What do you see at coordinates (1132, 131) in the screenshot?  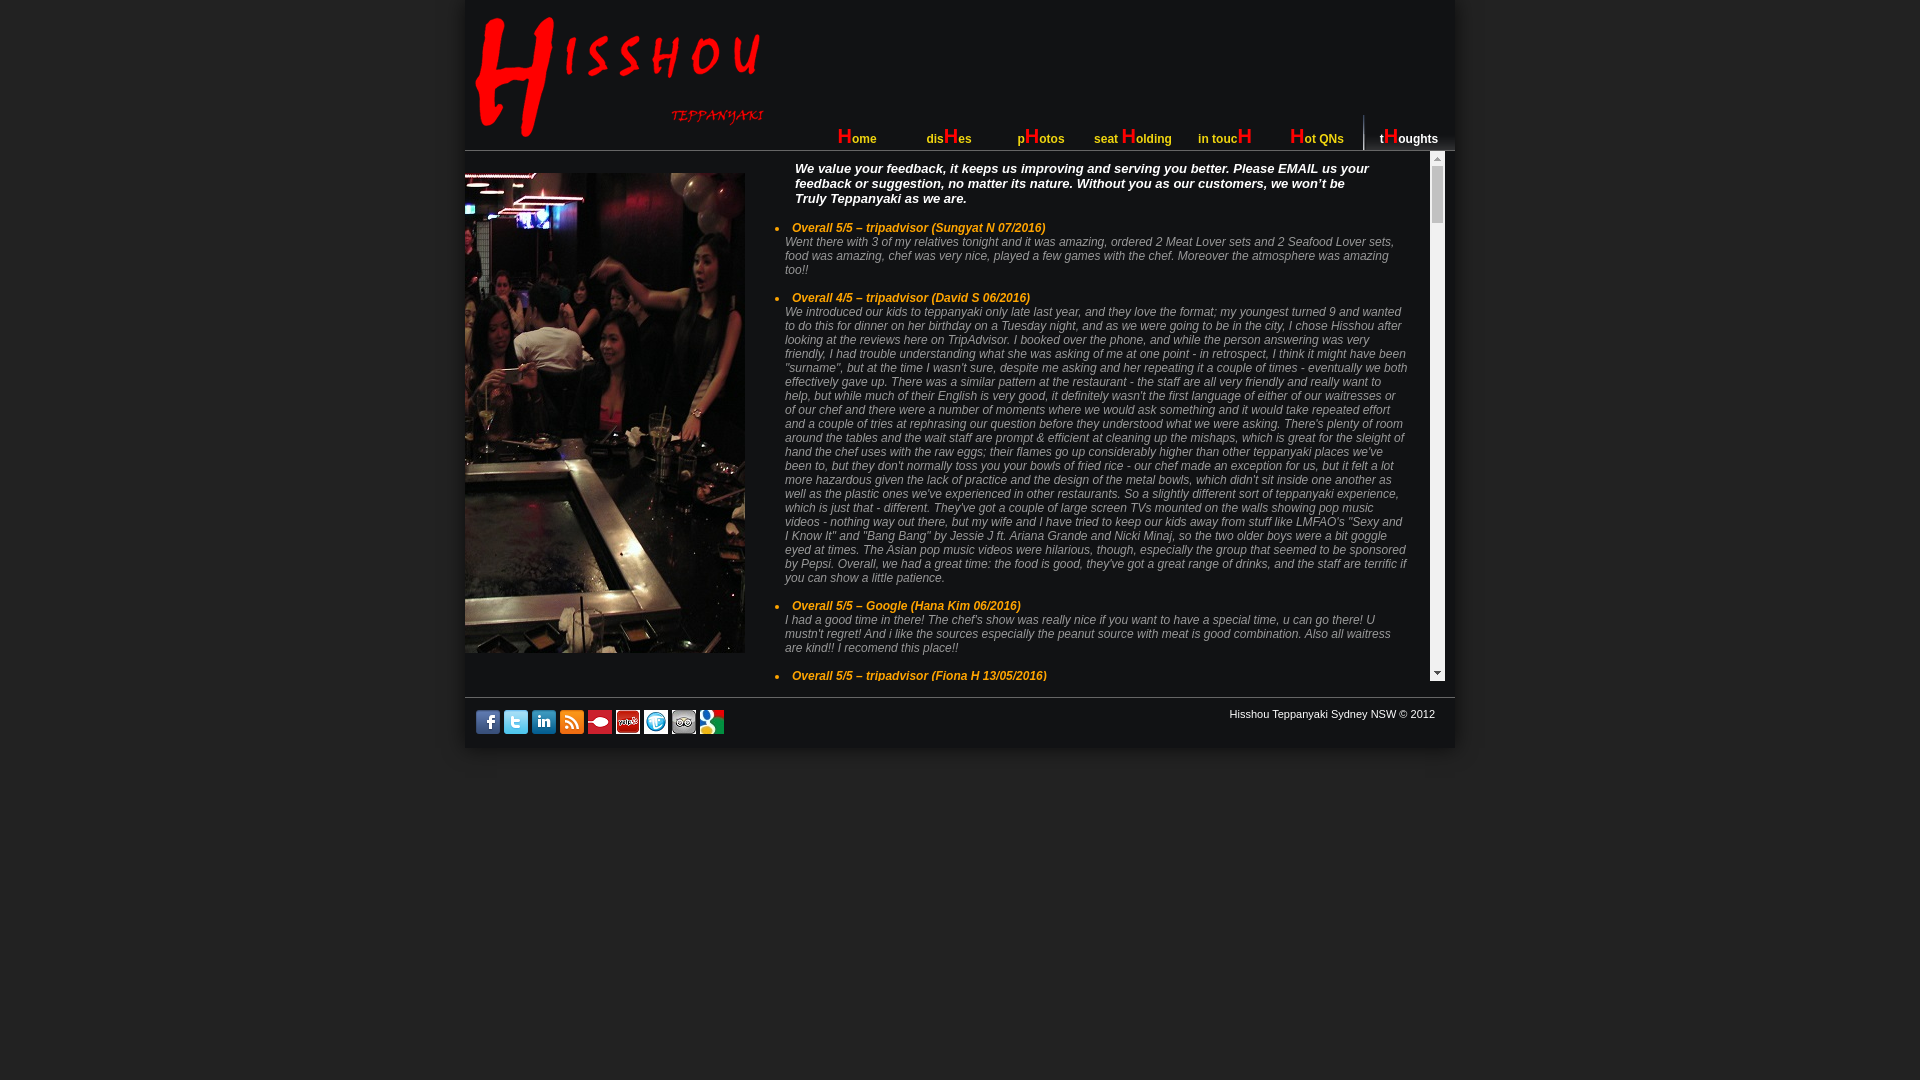 I see `'seat Holding'` at bounding box center [1132, 131].